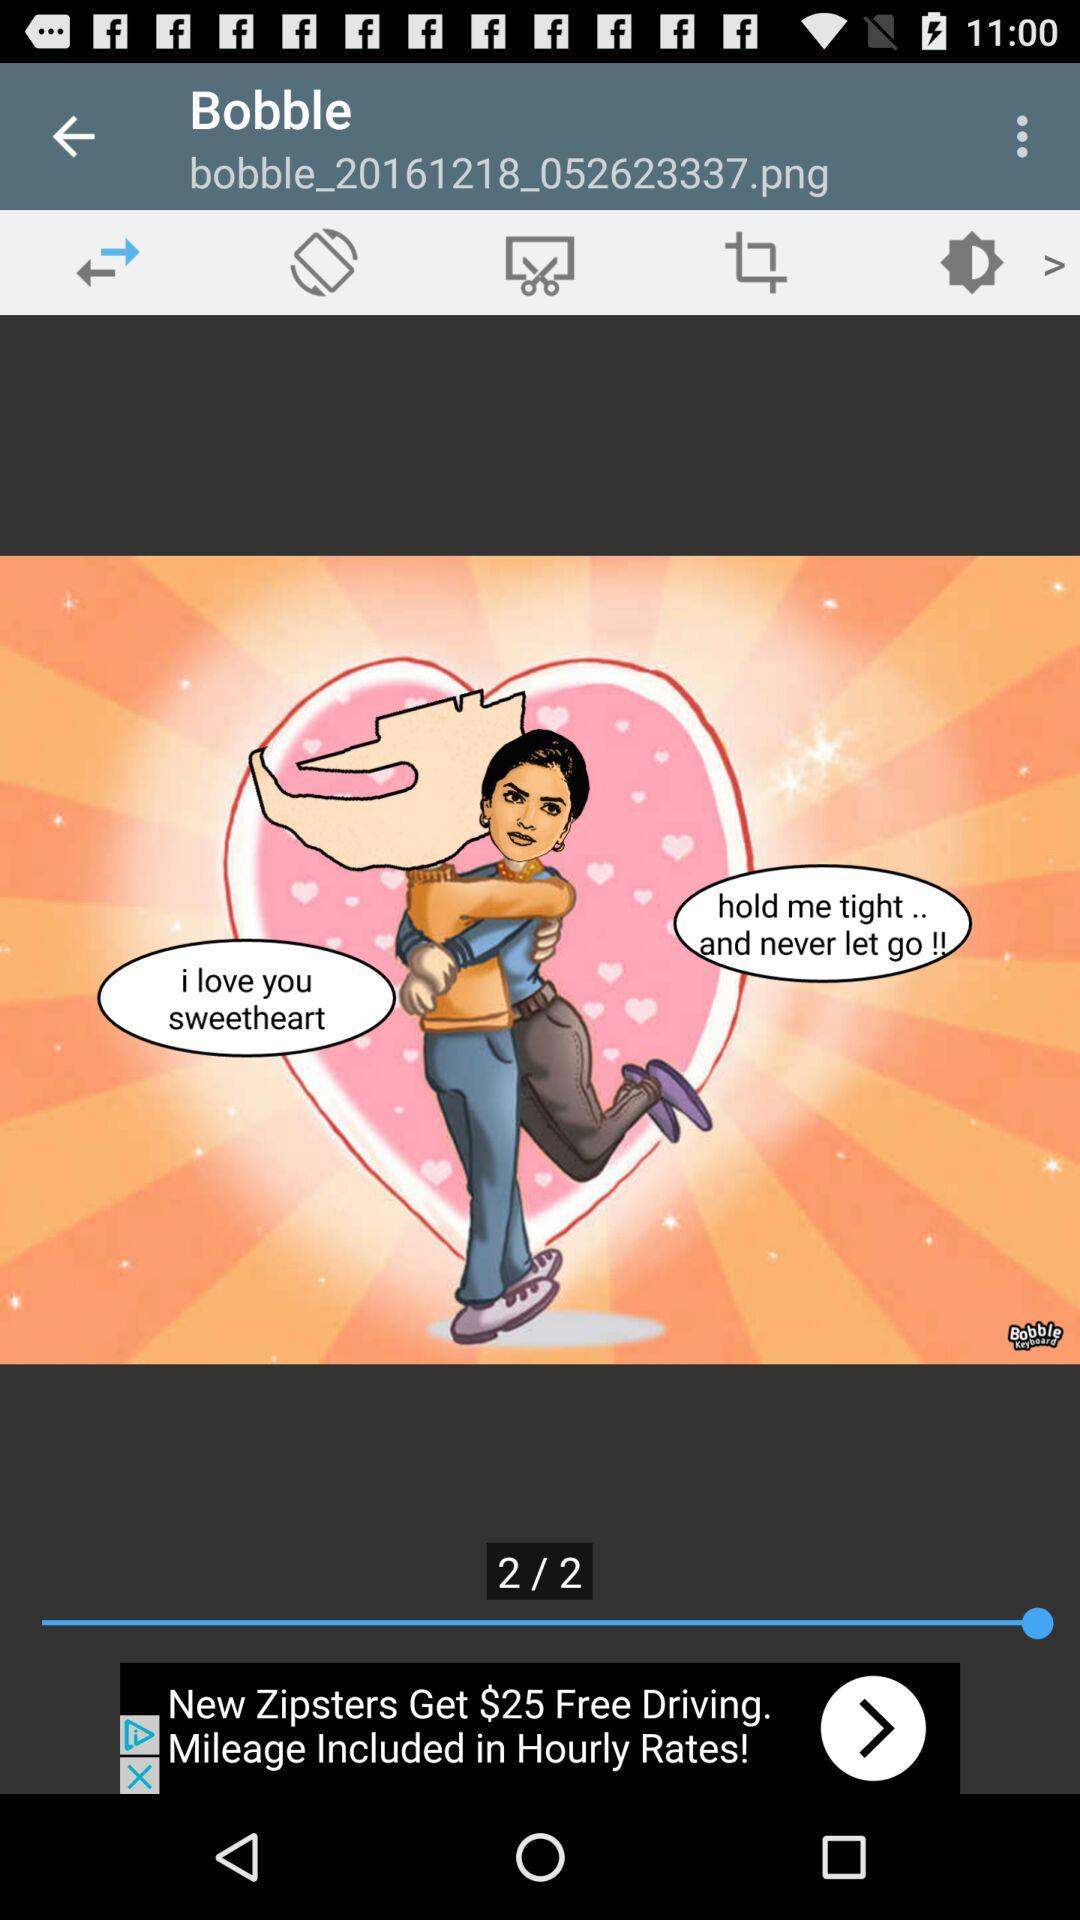  Describe the element at coordinates (108, 261) in the screenshot. I see `the swap icon` at that location.